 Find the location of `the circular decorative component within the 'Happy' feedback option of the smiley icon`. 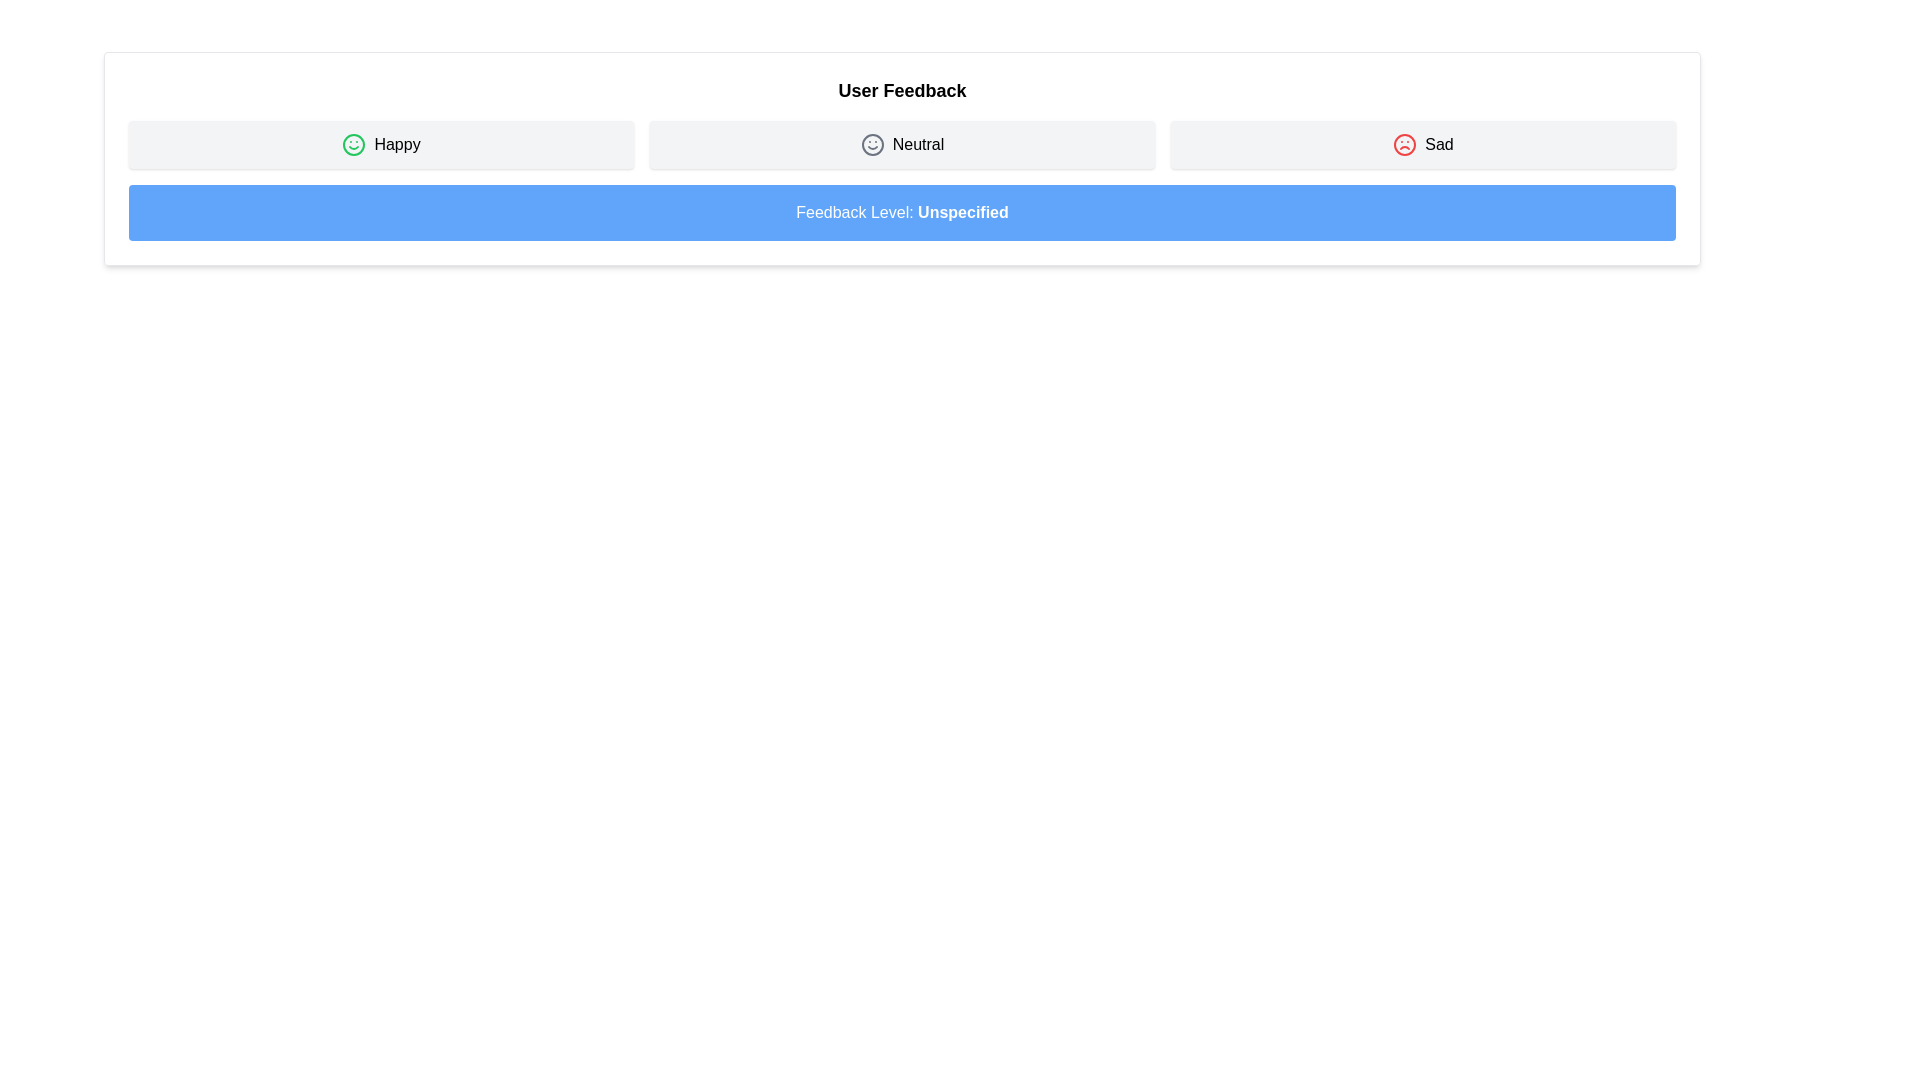

the circular decorative component within the 'Happy' feedback option of the smiley icon is located at coordinates (354, 144).